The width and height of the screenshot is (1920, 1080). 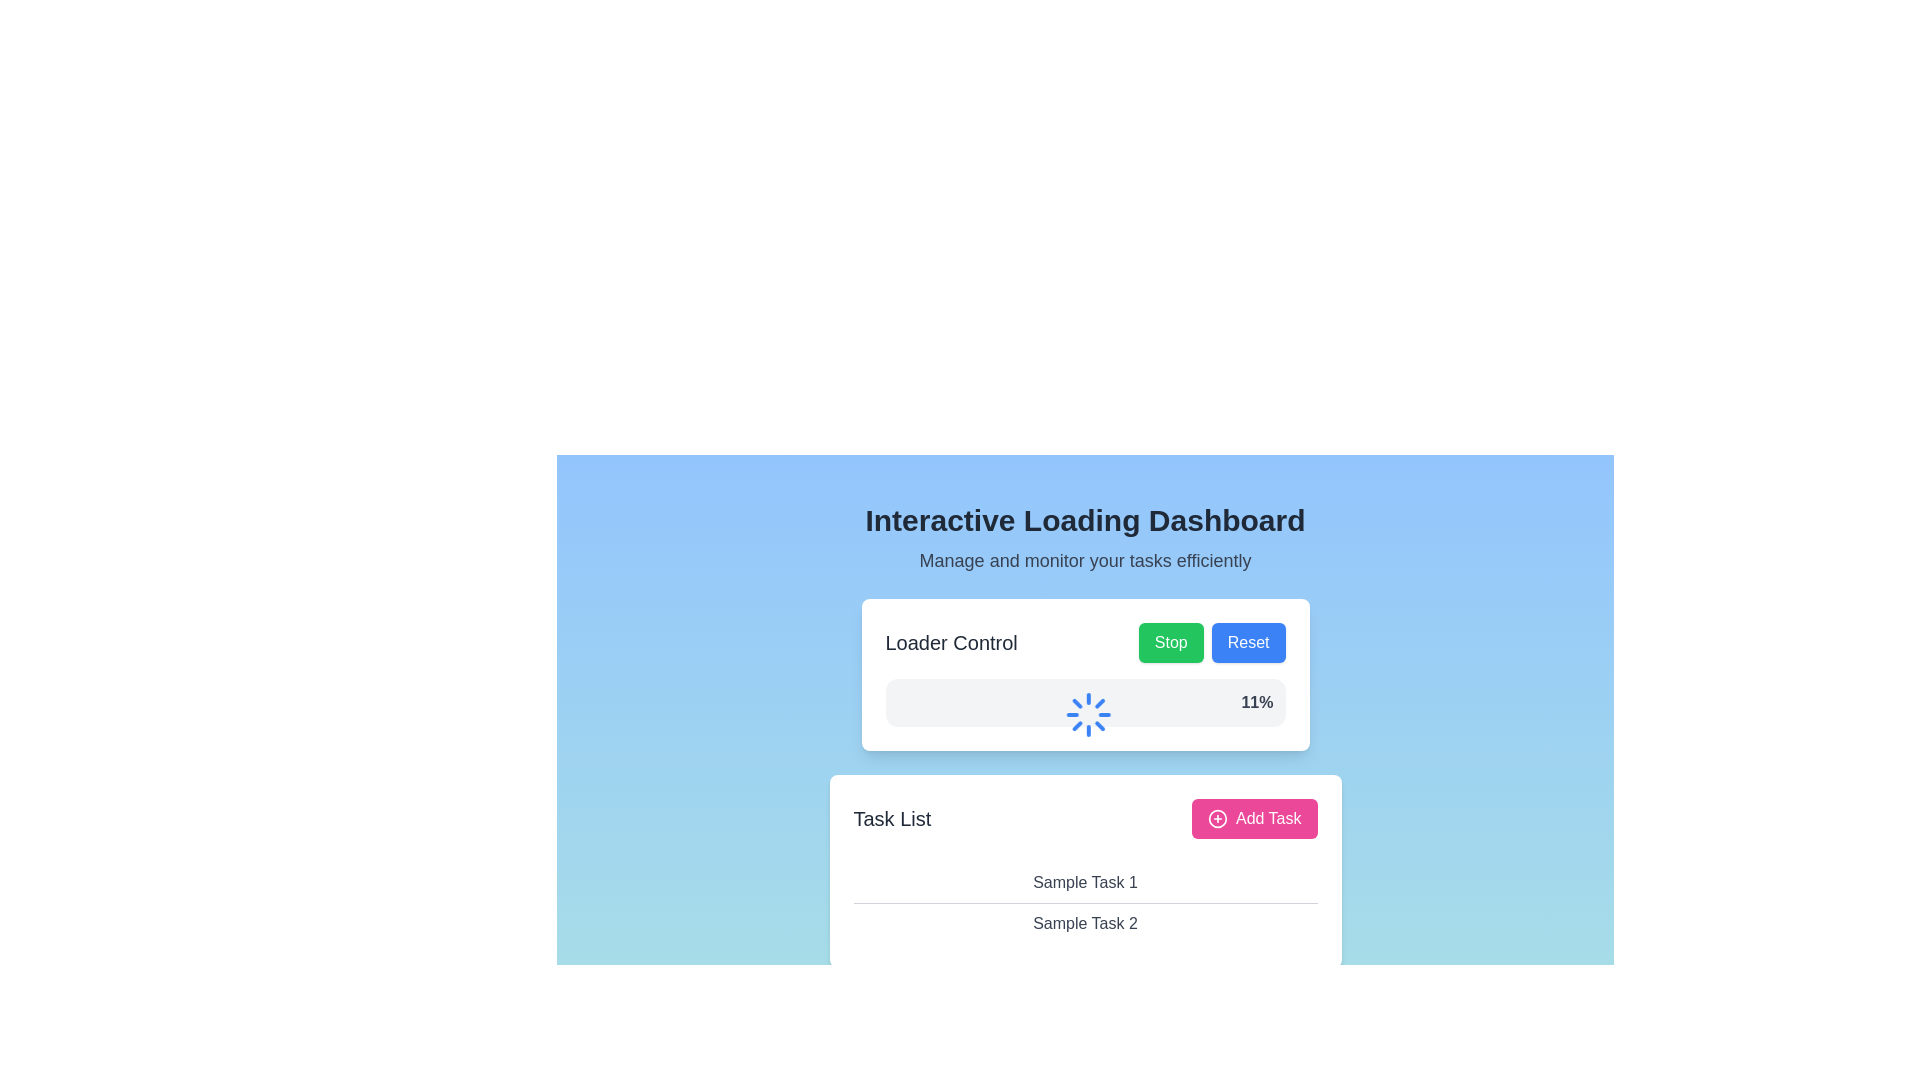 What do you see at coordinates (1171, 642) in the screenshot?
I see `the green button labeled 'Stop' located in the upper central region of the interface, which is part of the 'Loader Control' section` at bounding box center [1171, 642].